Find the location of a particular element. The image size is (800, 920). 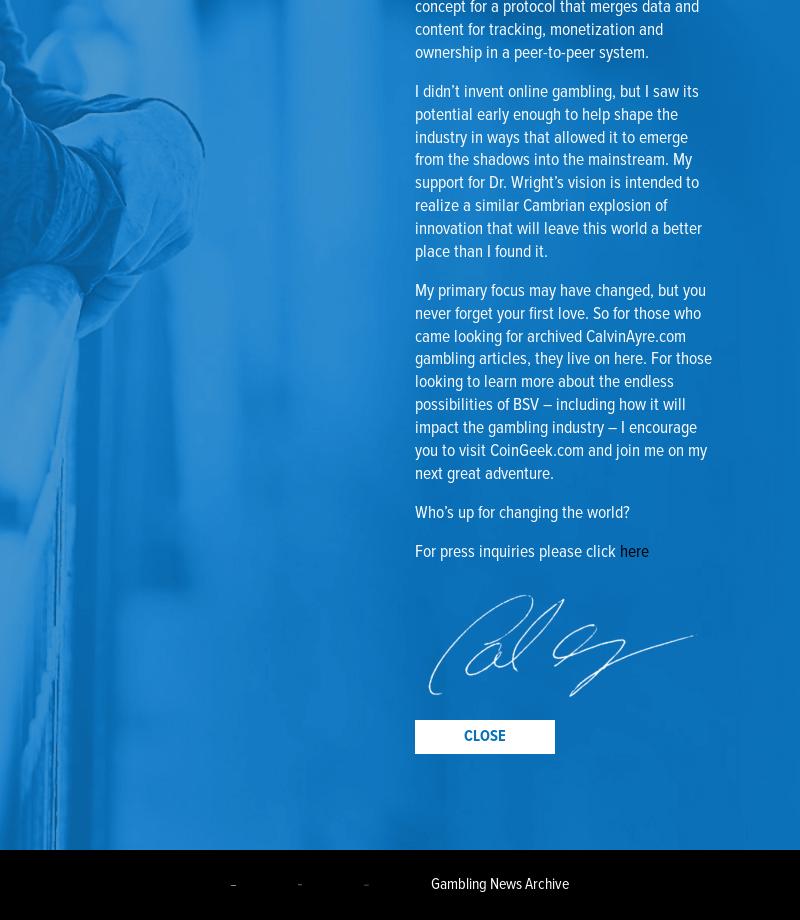

'. For those looking to learn more about the endless possibilities of BSV – including how it will impact the gambling industry – I encourage you to visit' is located at coordinates (415, 403).